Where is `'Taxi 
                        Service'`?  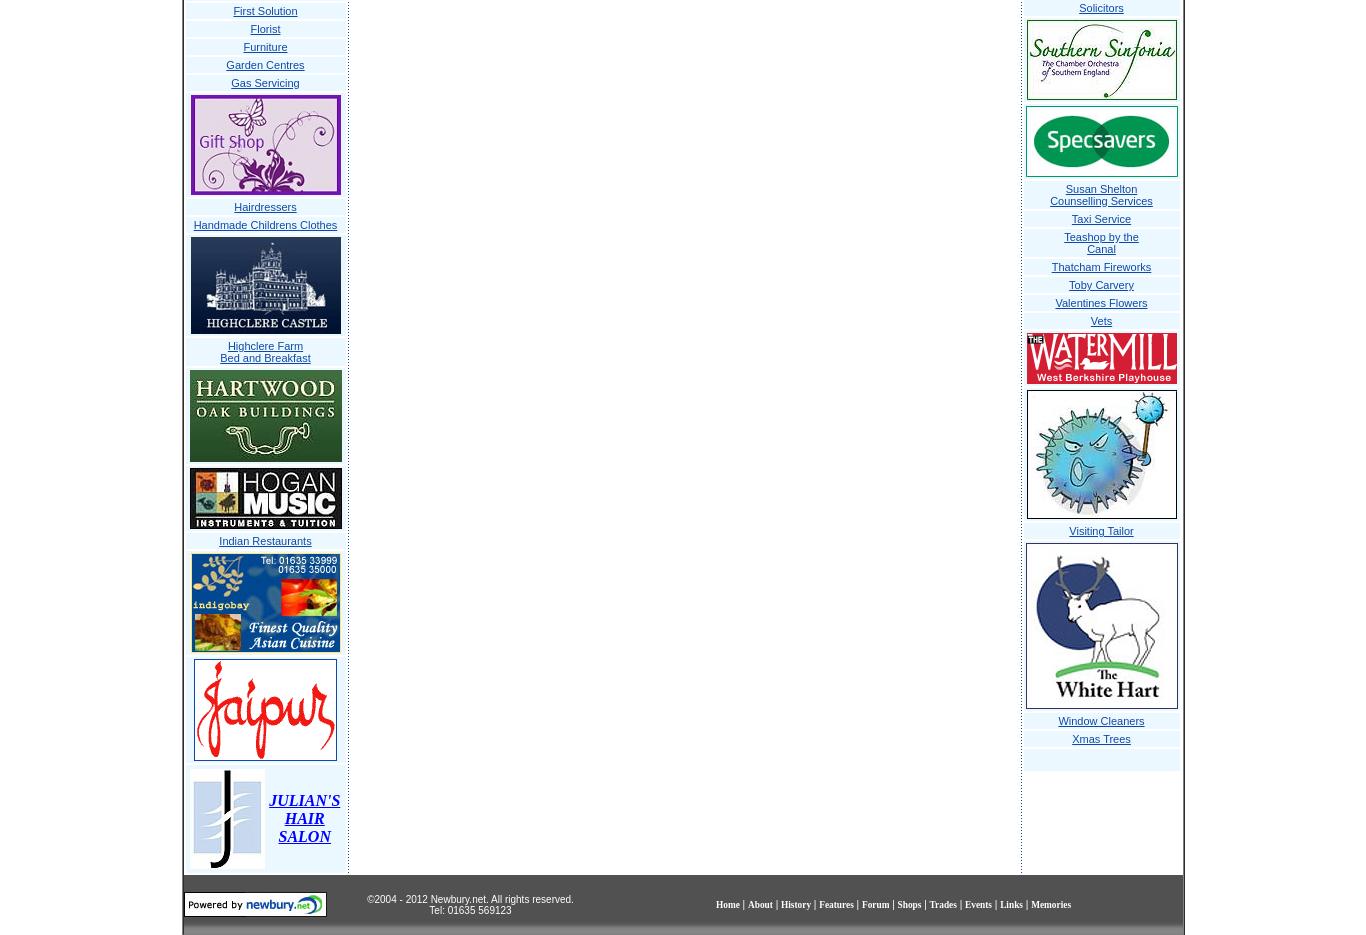 'Taxi 
                        Service' is located at coordinates (1099, 218).